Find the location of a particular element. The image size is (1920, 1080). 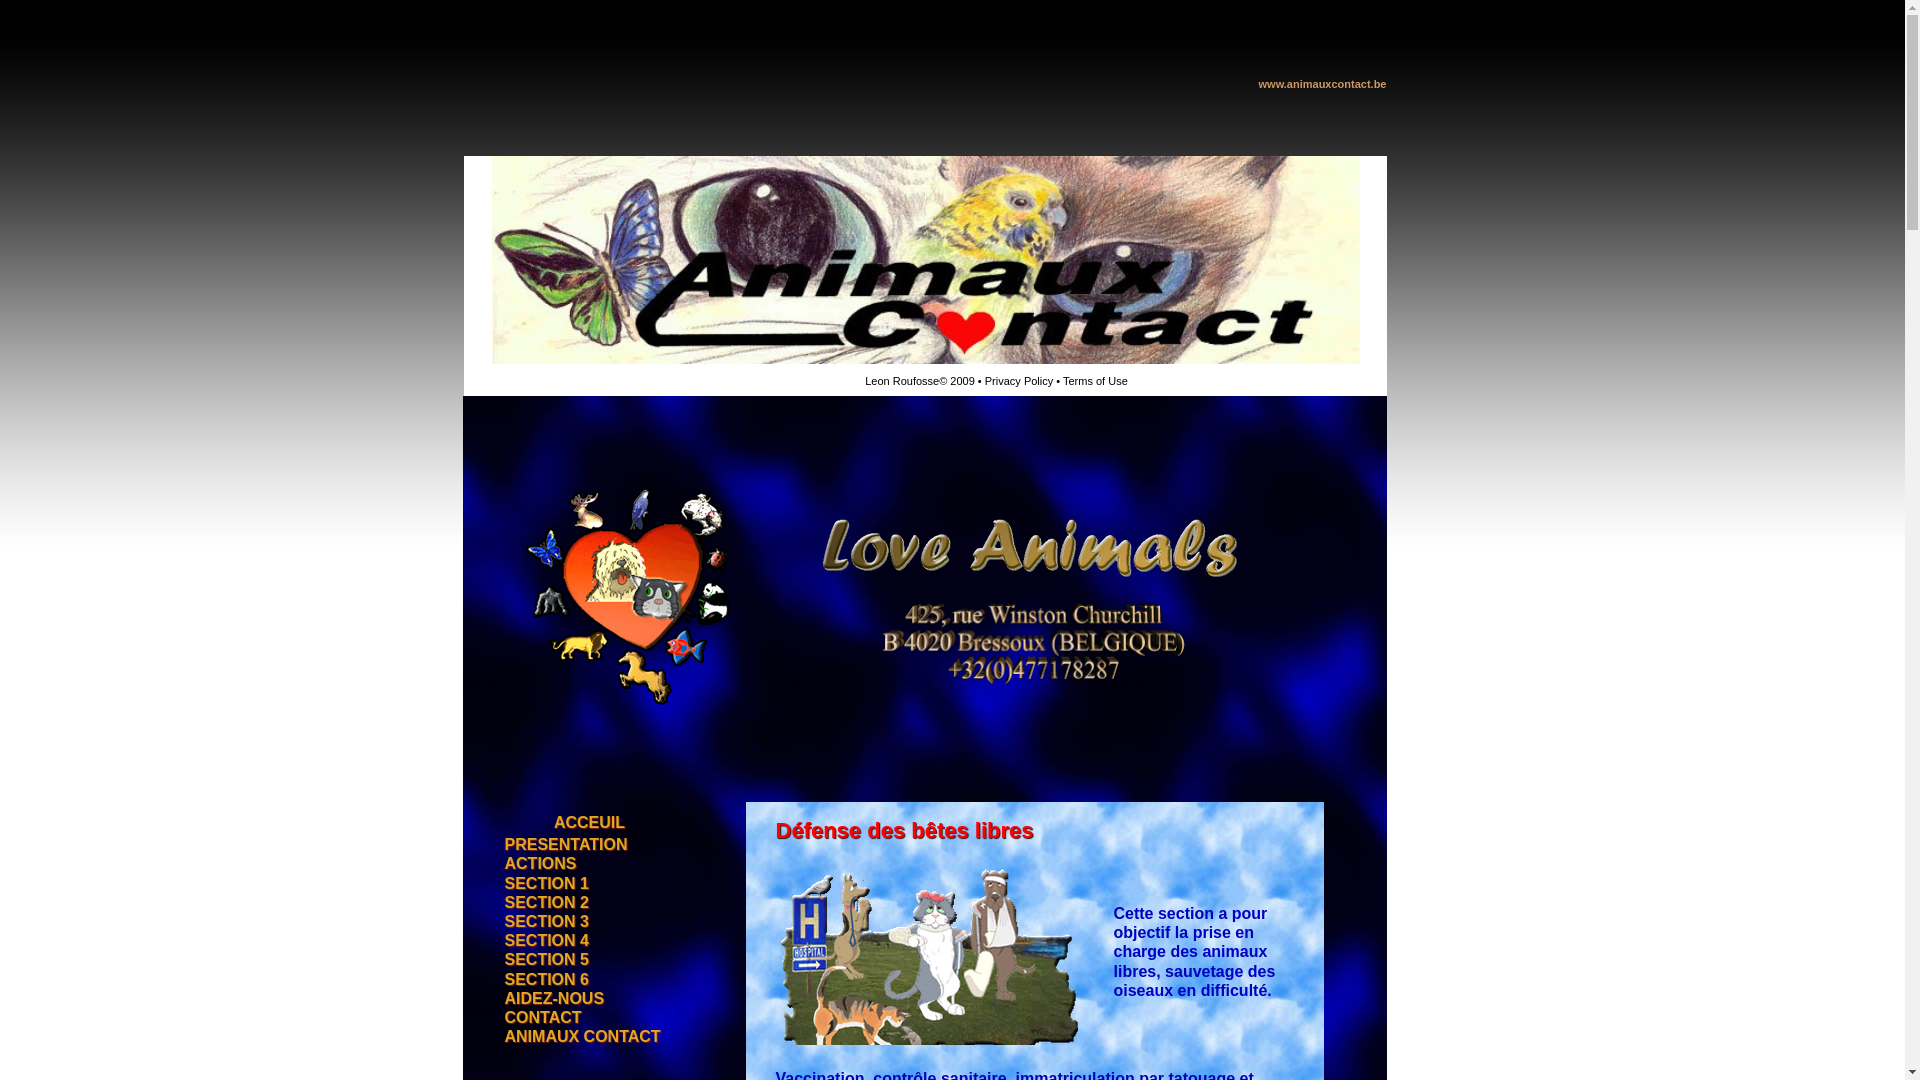

'SECTION 6' is located at coordinates (504, 978).